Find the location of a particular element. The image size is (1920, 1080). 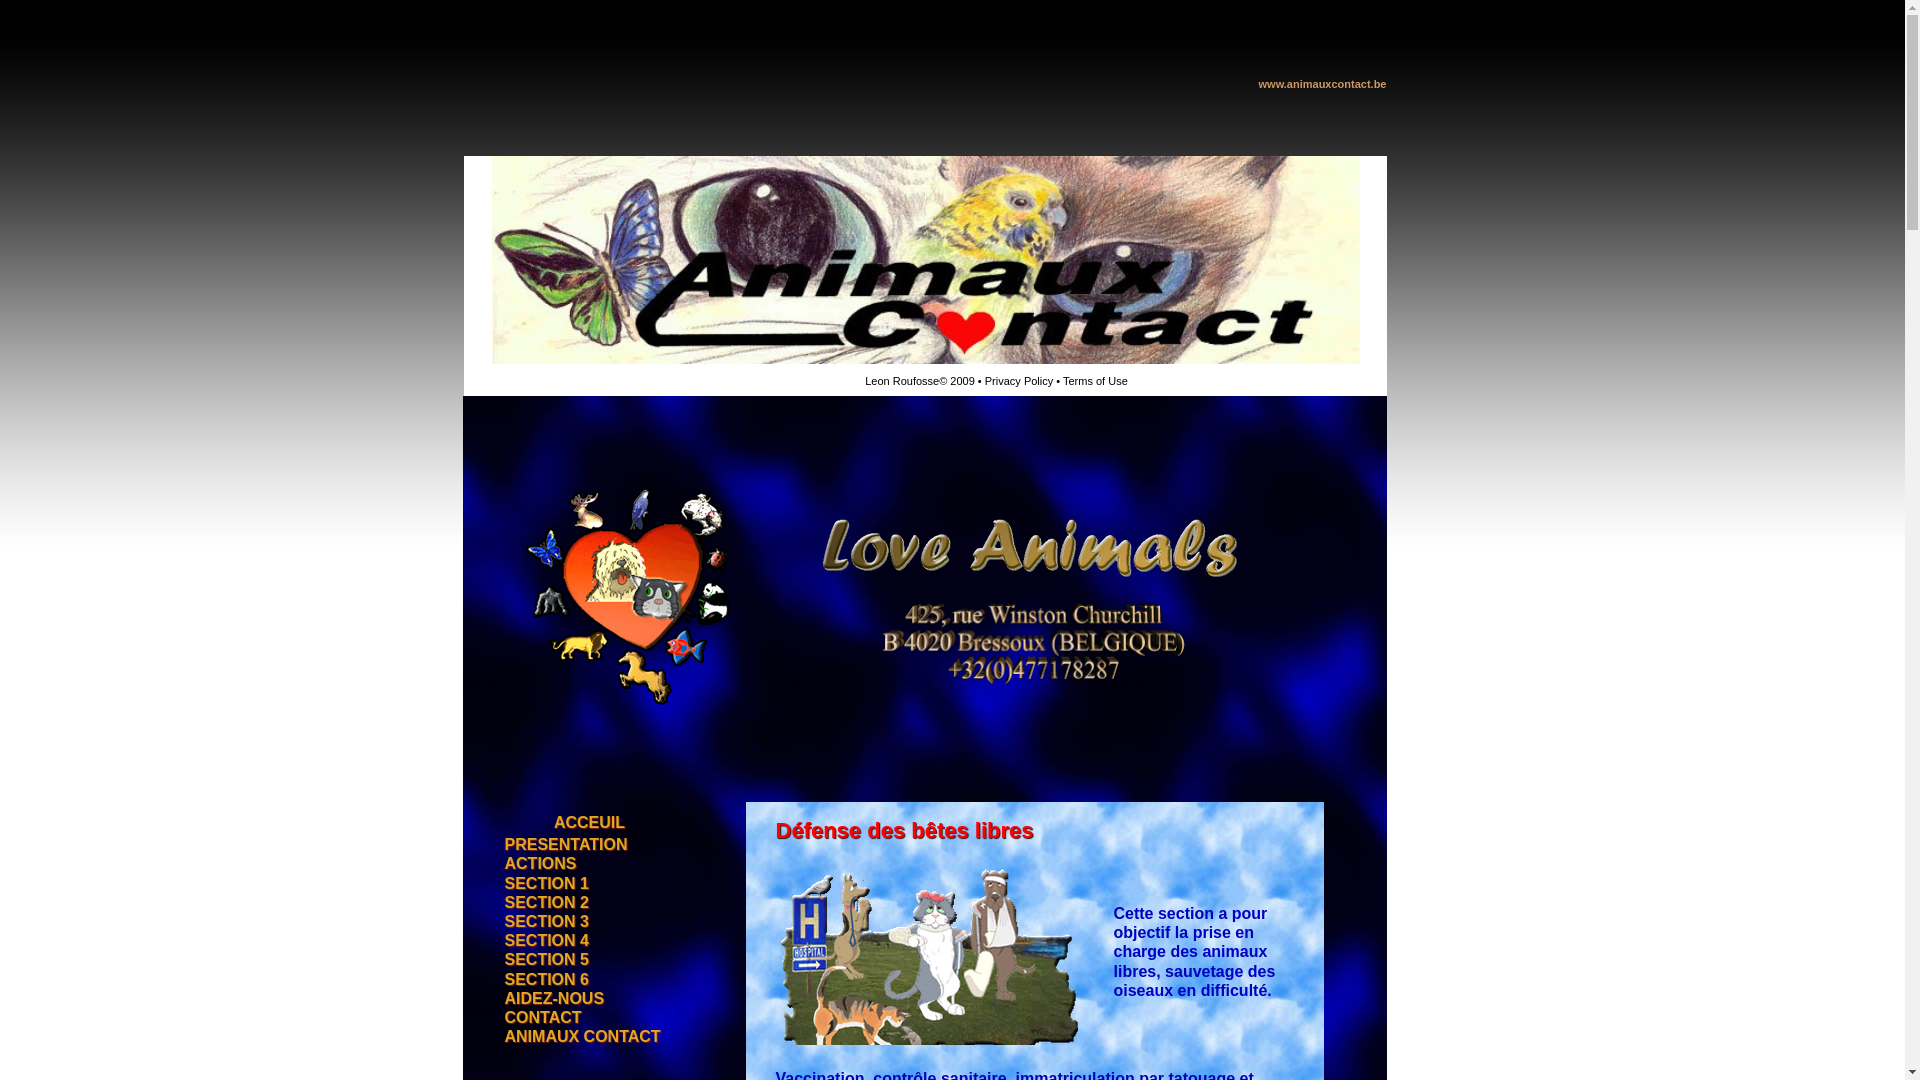

'SECTION 6' is located at coordinates (504, 978).